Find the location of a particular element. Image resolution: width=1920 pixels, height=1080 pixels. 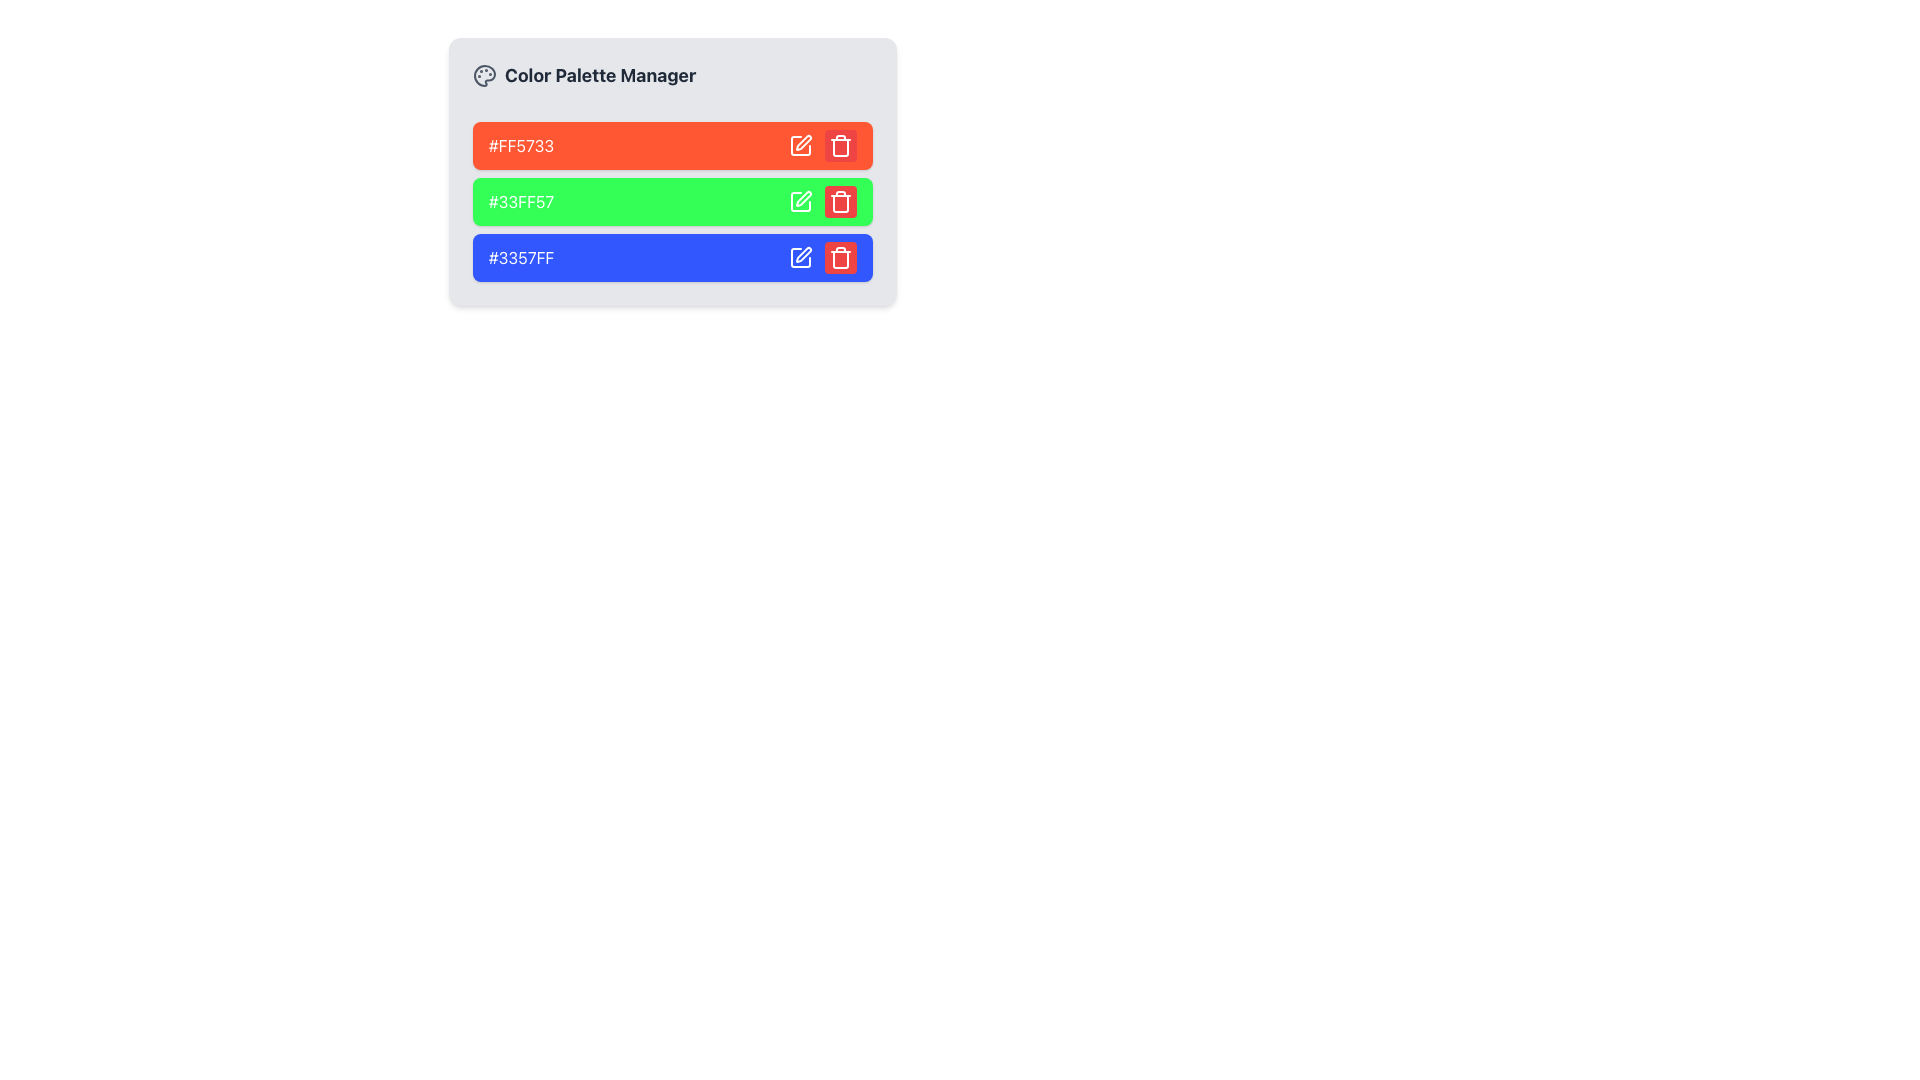

the trash icon button within the Color Palette Manager section is located at coordinates (840, 257).